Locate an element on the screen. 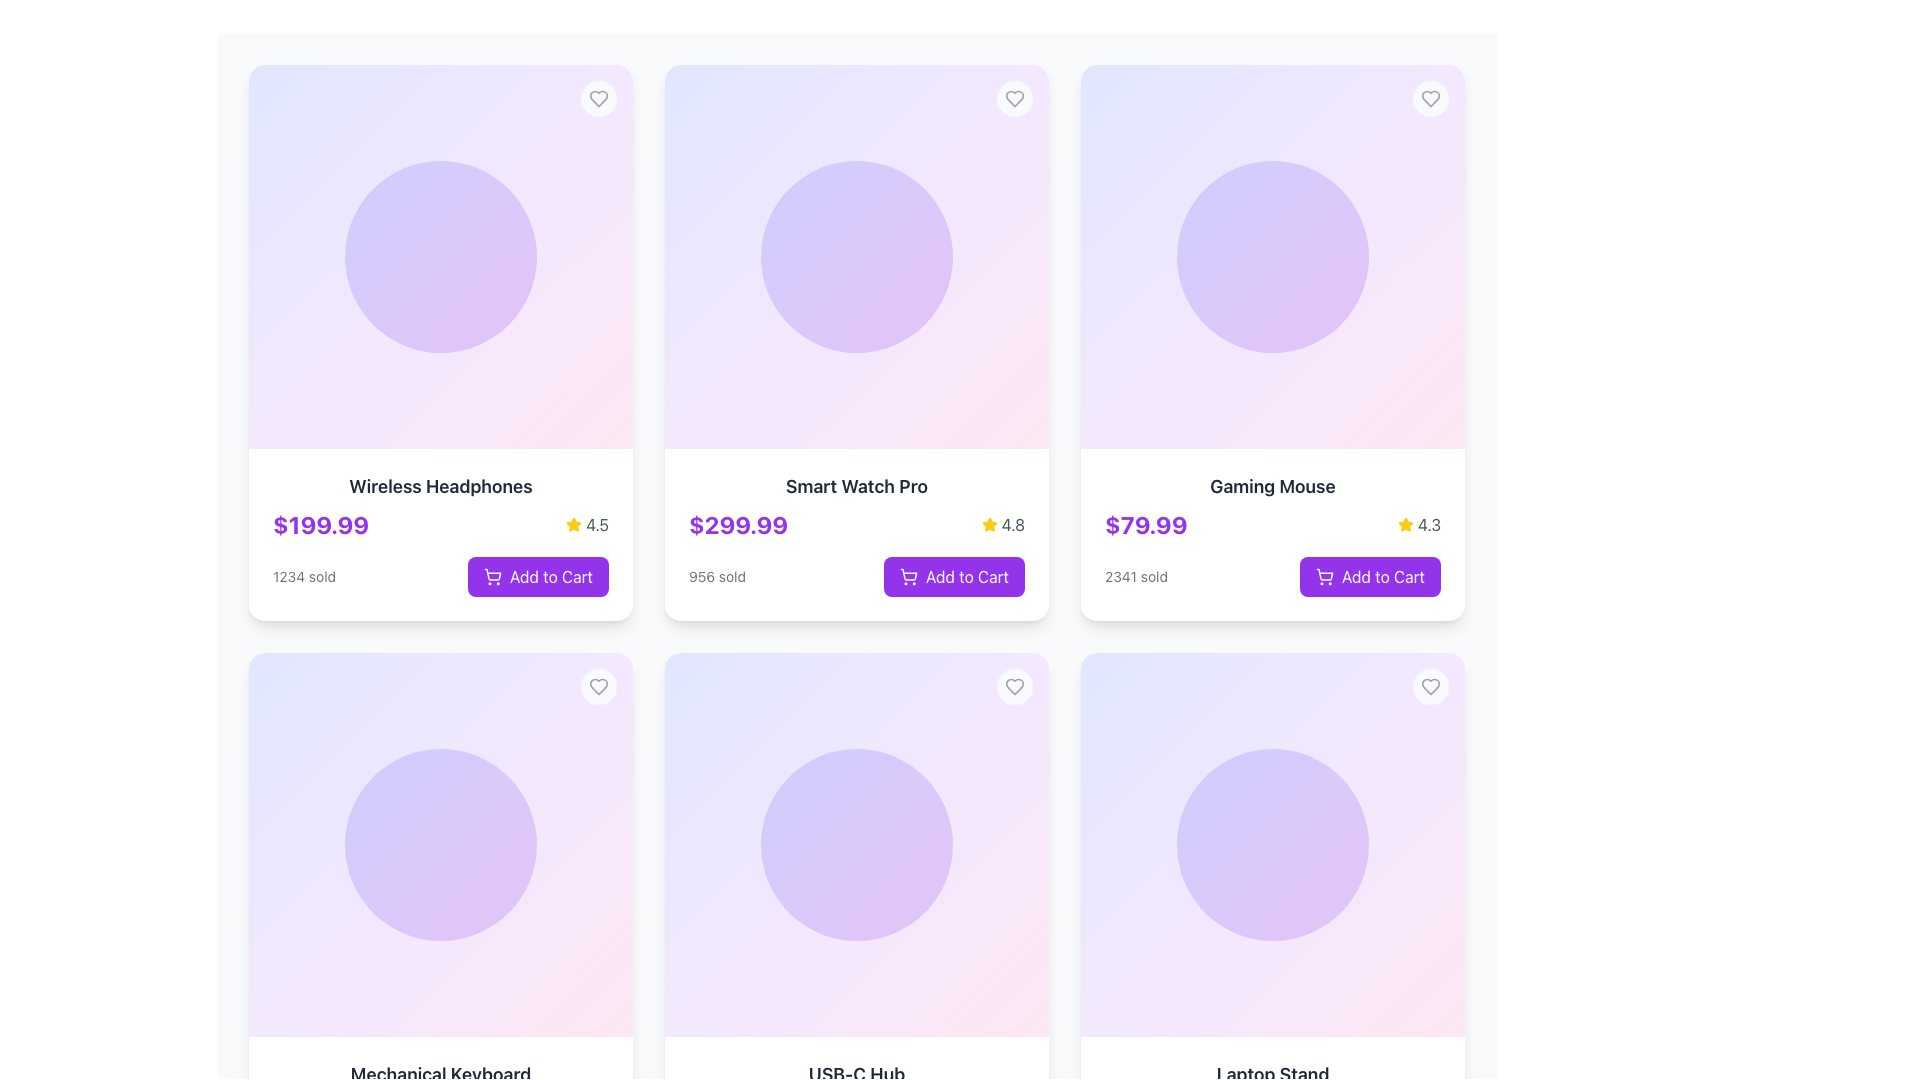  text label 'Add to Cart' which is embedded within the purple button on the product card for 'Smart Watch Pro' is located at coordinates (967, 577).